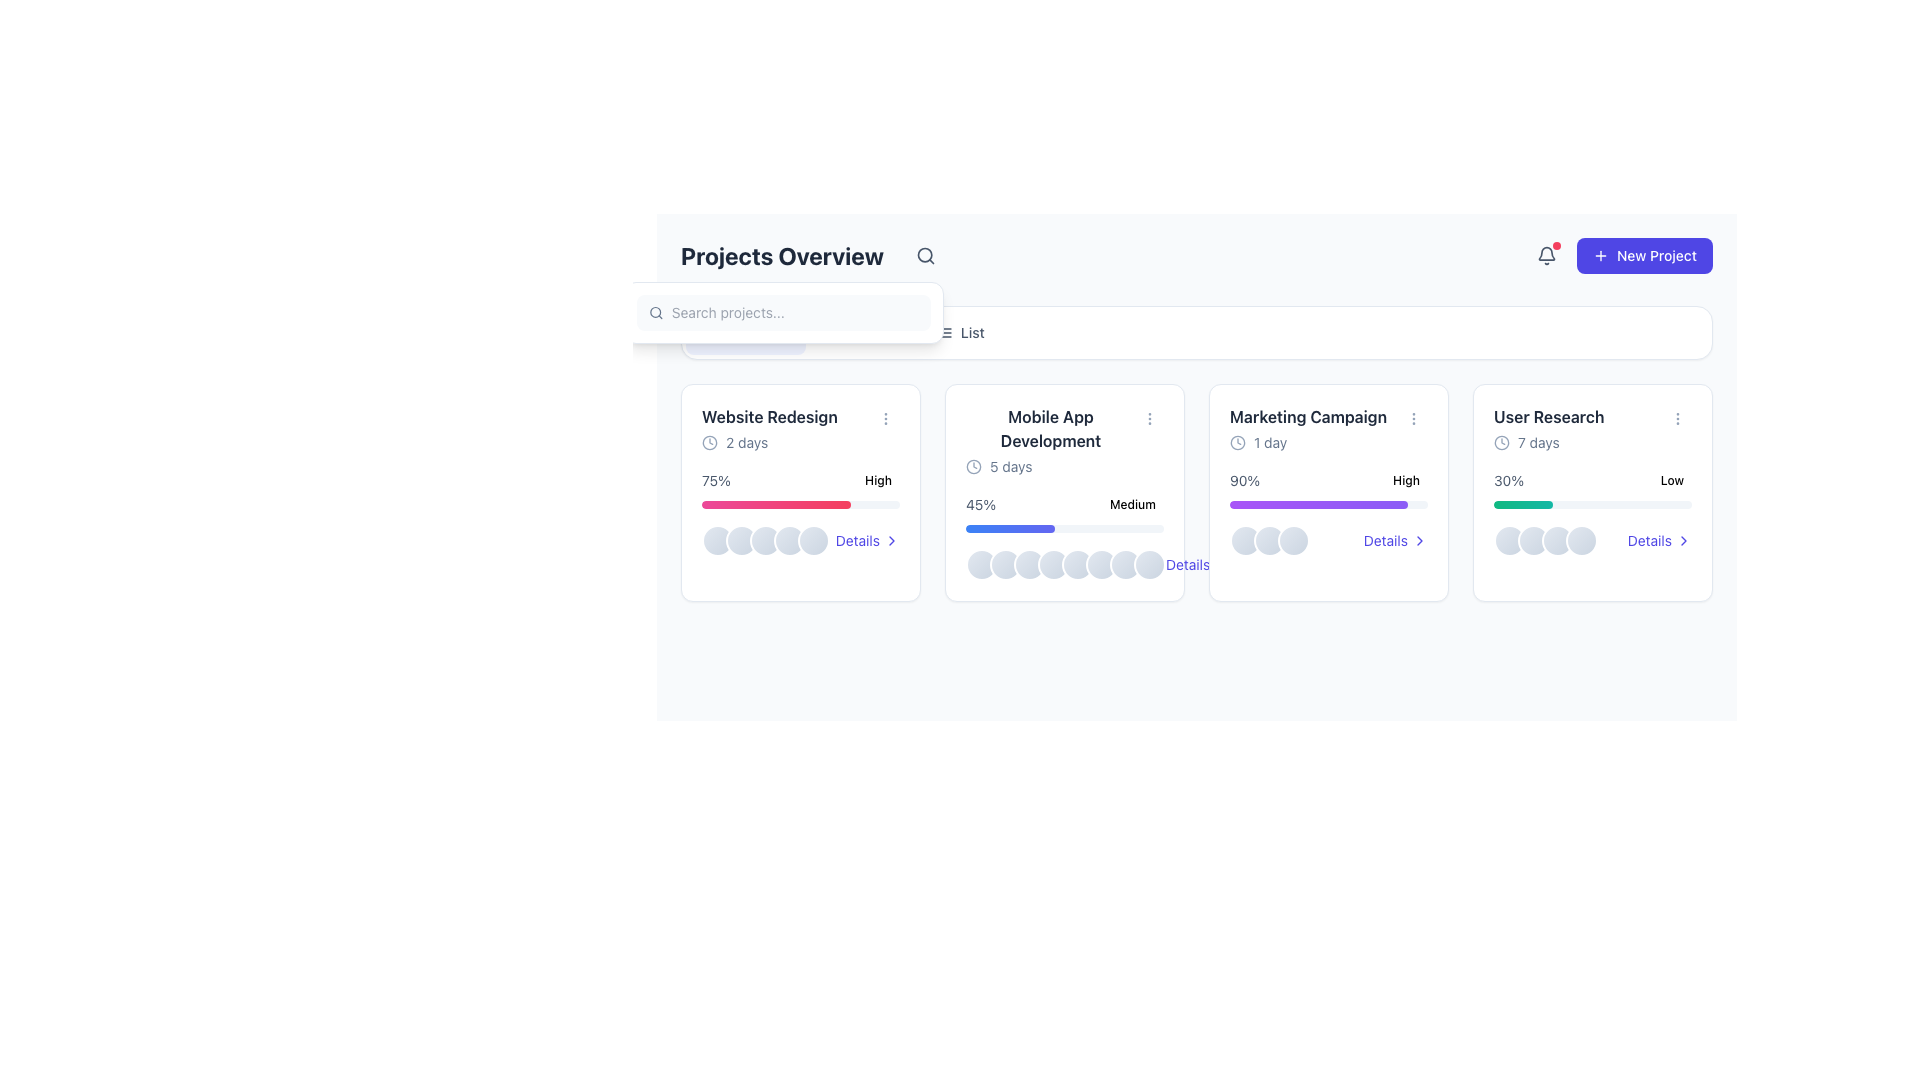 Image resolution: width=1920 pixels, height=1080 pixels. I want to click on the second circular avatar-like icon with a gradient background, located below the text 'Marketing Campaign' in the project summary grid, so click(1269, 540).